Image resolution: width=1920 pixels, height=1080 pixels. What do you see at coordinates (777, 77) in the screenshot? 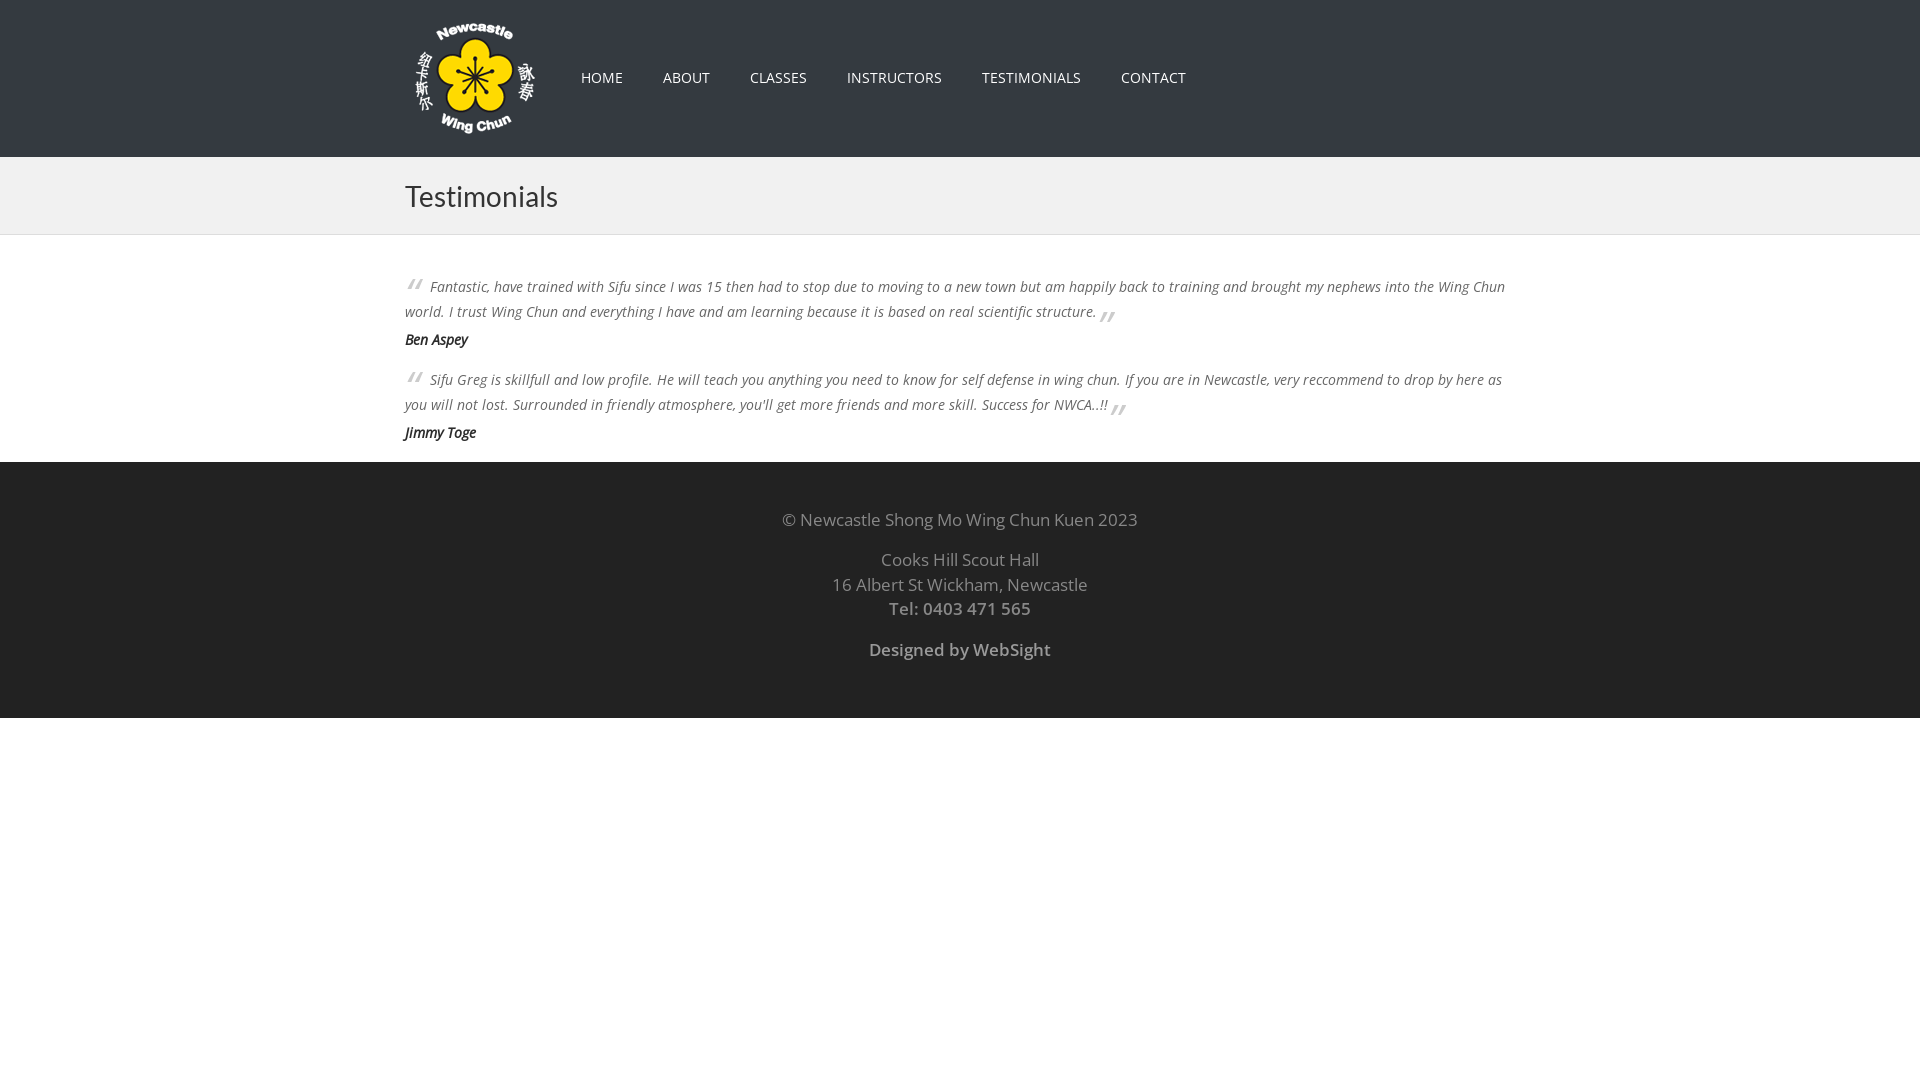
I see `'CLASSES'` at bounding box center [777, 77].